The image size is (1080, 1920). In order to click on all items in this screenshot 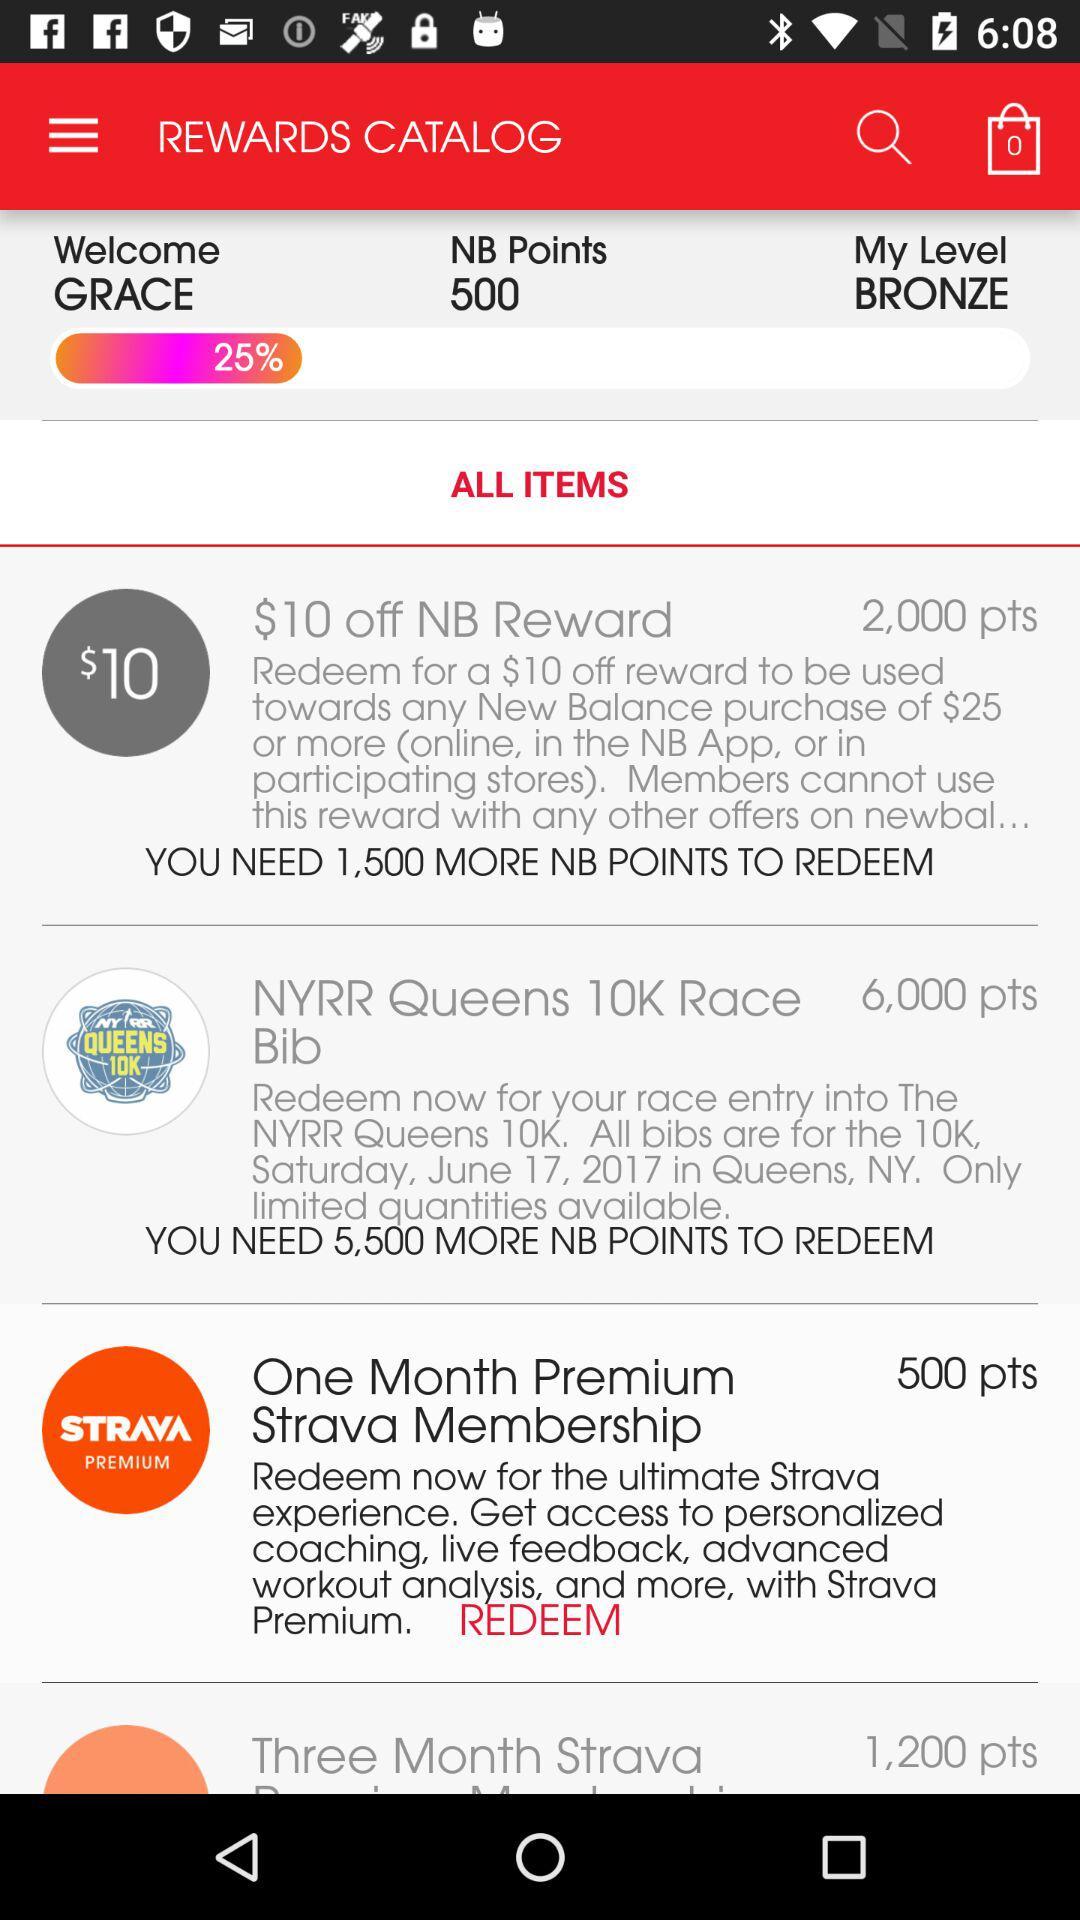, I will do `click(540, 483)`.